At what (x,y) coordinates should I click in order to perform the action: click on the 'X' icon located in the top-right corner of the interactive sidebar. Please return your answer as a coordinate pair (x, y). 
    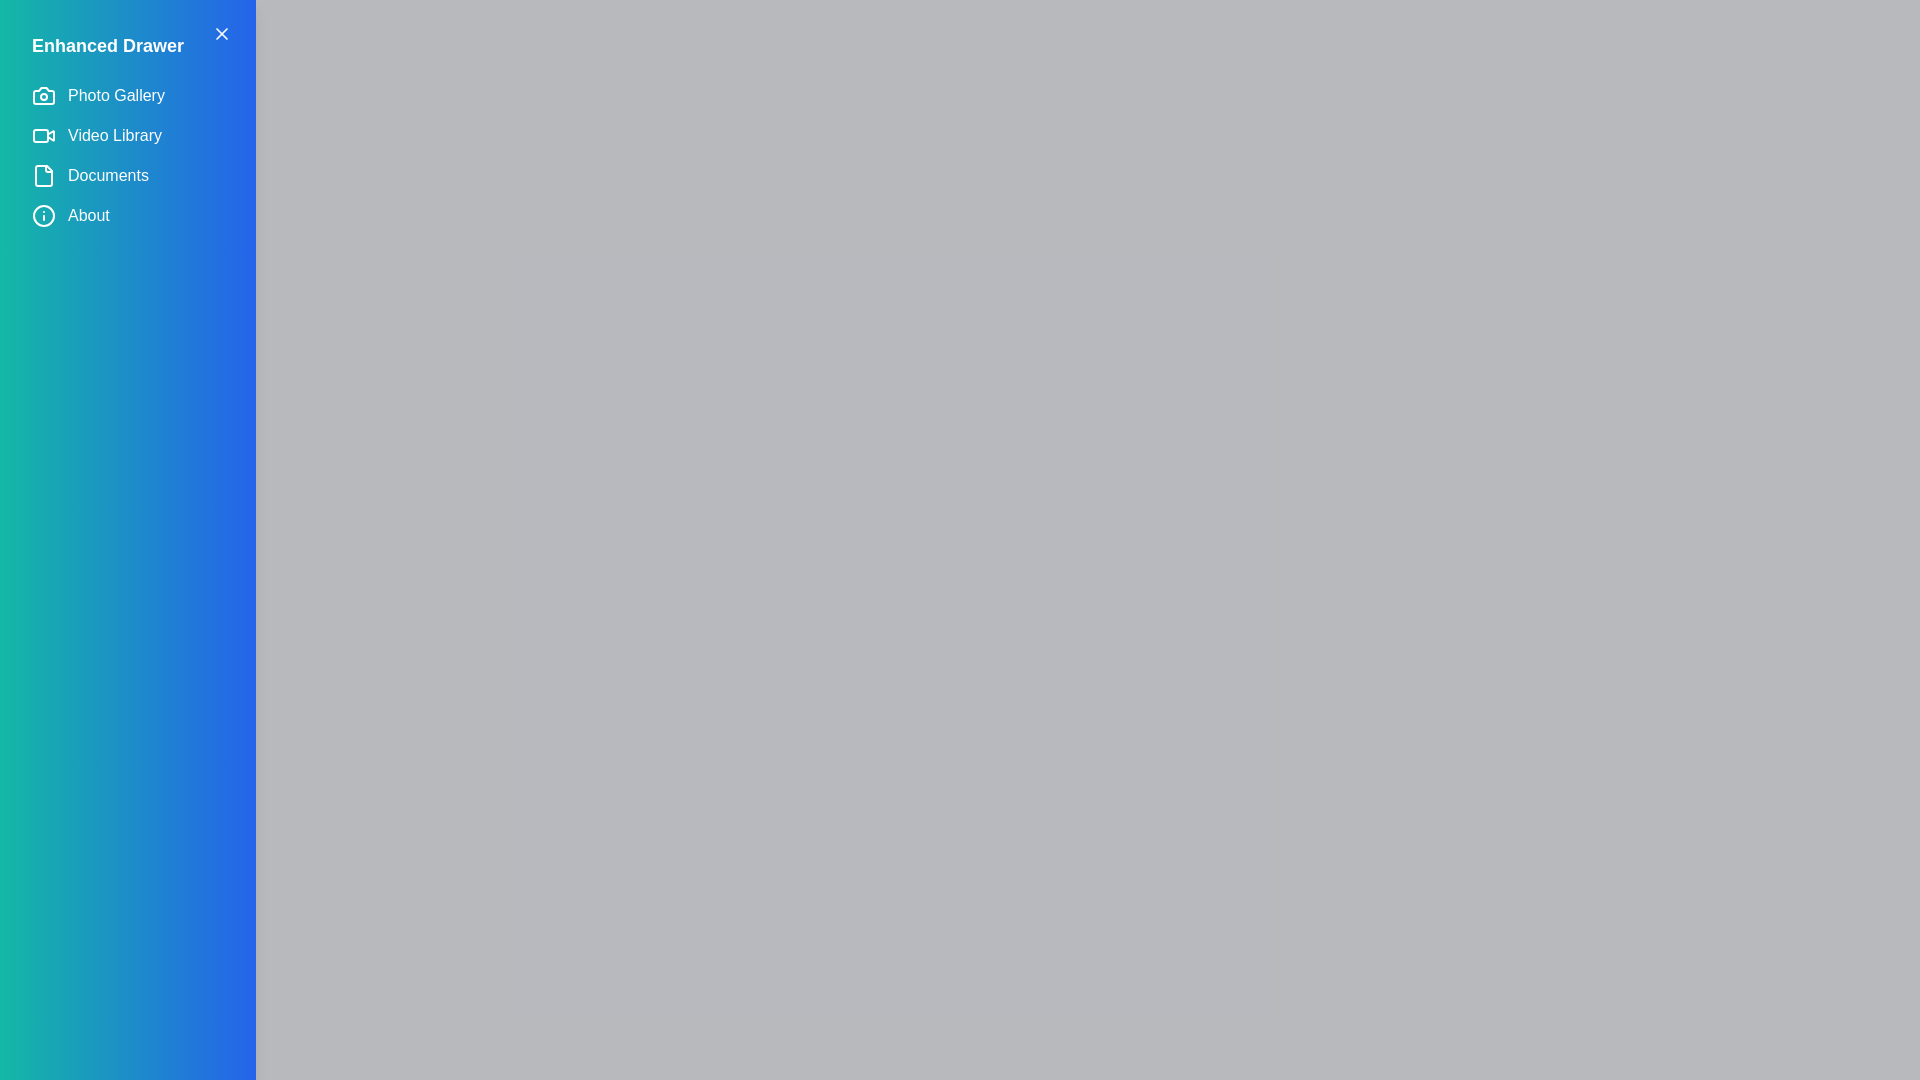
    Looking at the image, I should click on (221, 34).